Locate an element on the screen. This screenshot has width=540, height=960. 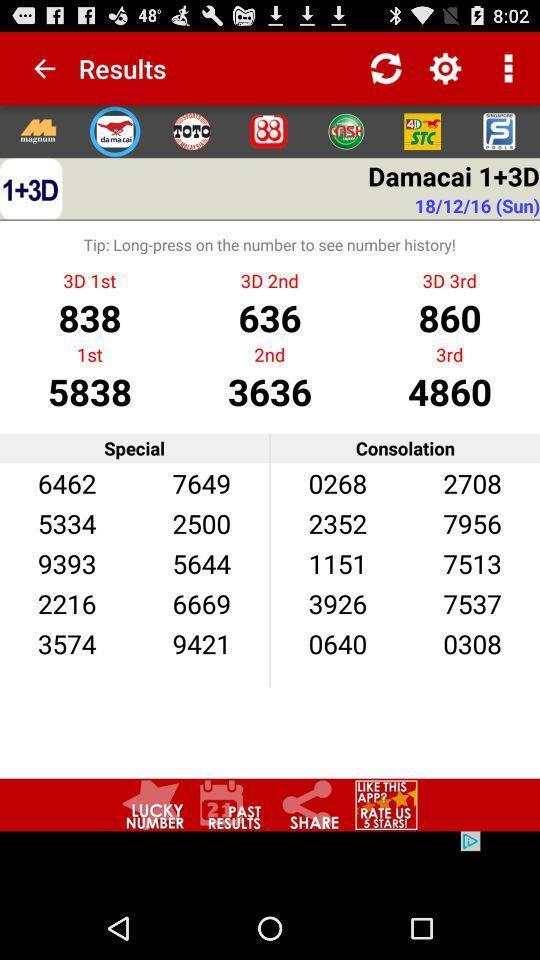
the settings icon is located at coordinates (268, 139).